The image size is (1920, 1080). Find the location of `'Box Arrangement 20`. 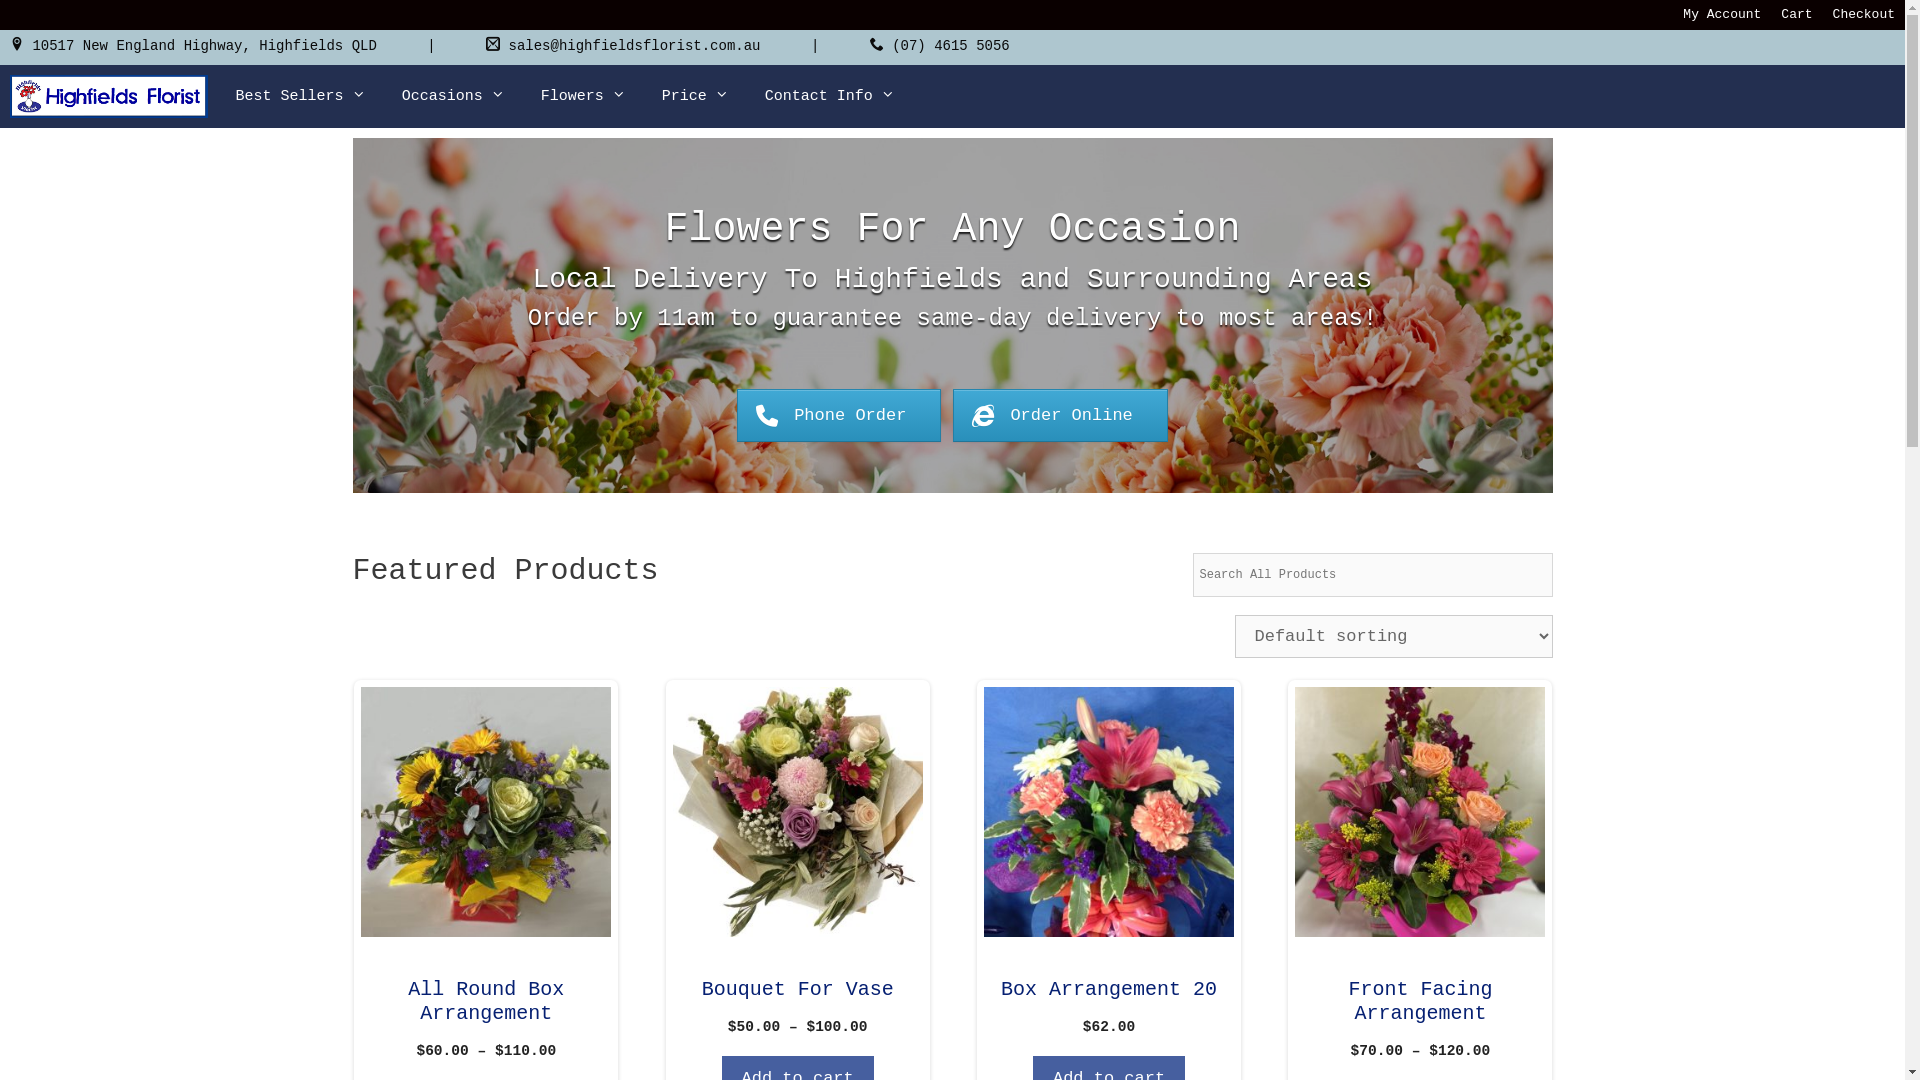

'Box Arrangement 20 is located at coordinates (1107, 861).